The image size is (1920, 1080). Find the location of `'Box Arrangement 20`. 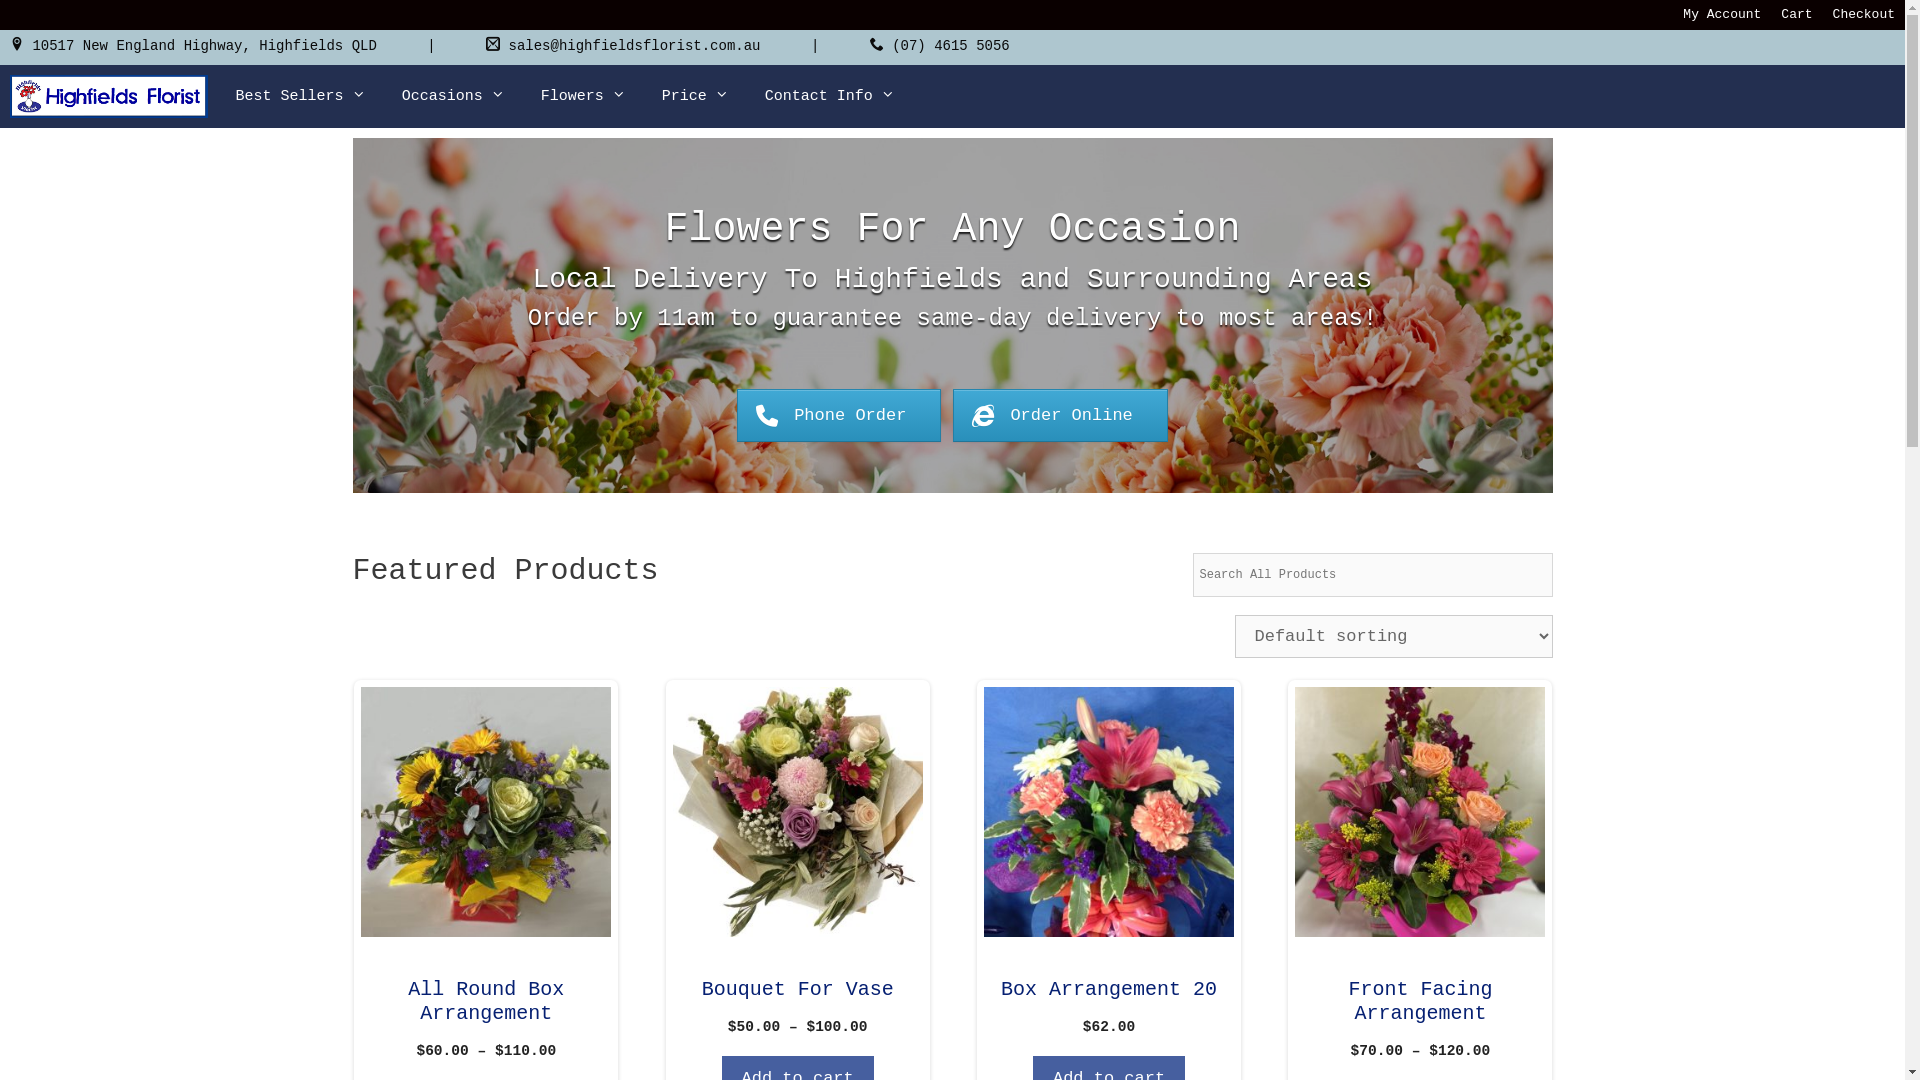

'Box Arrangement 20 is located at coordinates (1107, 861).